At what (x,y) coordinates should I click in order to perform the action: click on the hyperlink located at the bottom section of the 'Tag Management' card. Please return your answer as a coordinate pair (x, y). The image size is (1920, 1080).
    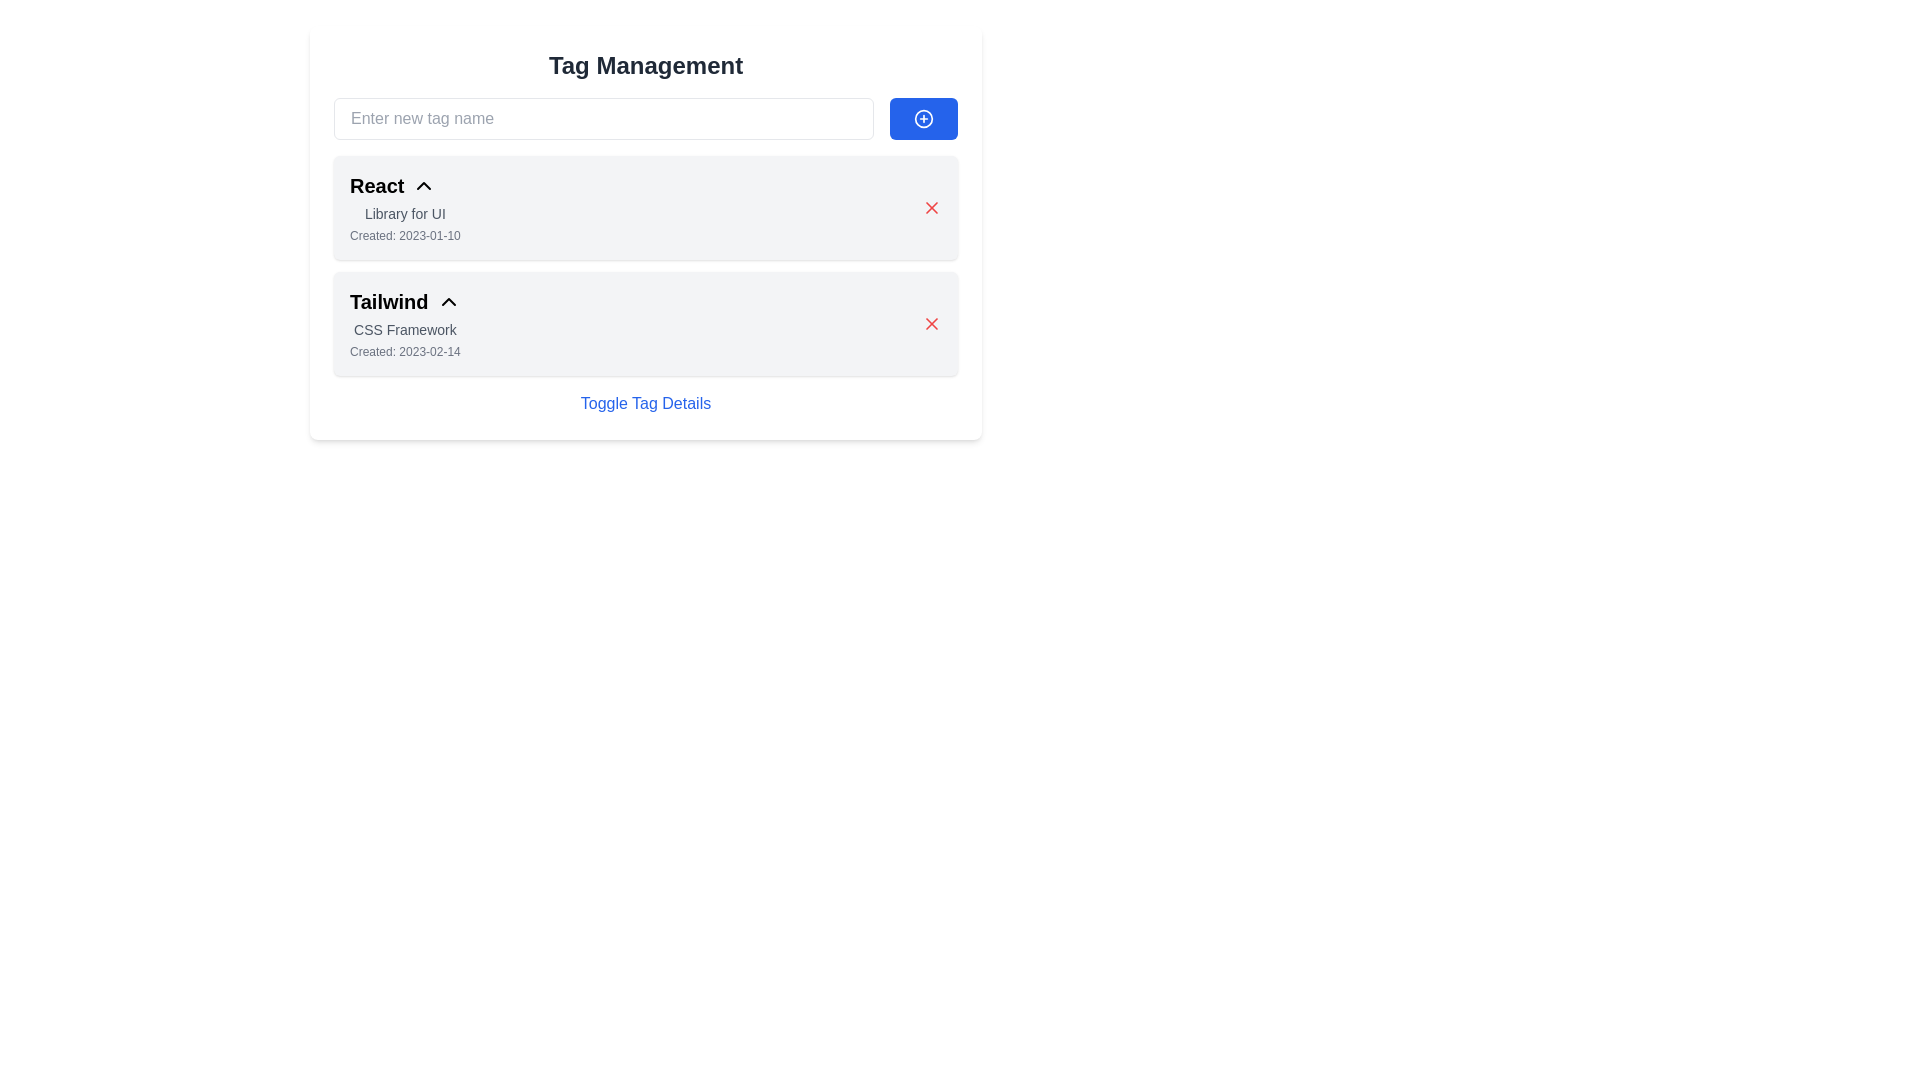
    Looking at the image, I should click on (646, 404).